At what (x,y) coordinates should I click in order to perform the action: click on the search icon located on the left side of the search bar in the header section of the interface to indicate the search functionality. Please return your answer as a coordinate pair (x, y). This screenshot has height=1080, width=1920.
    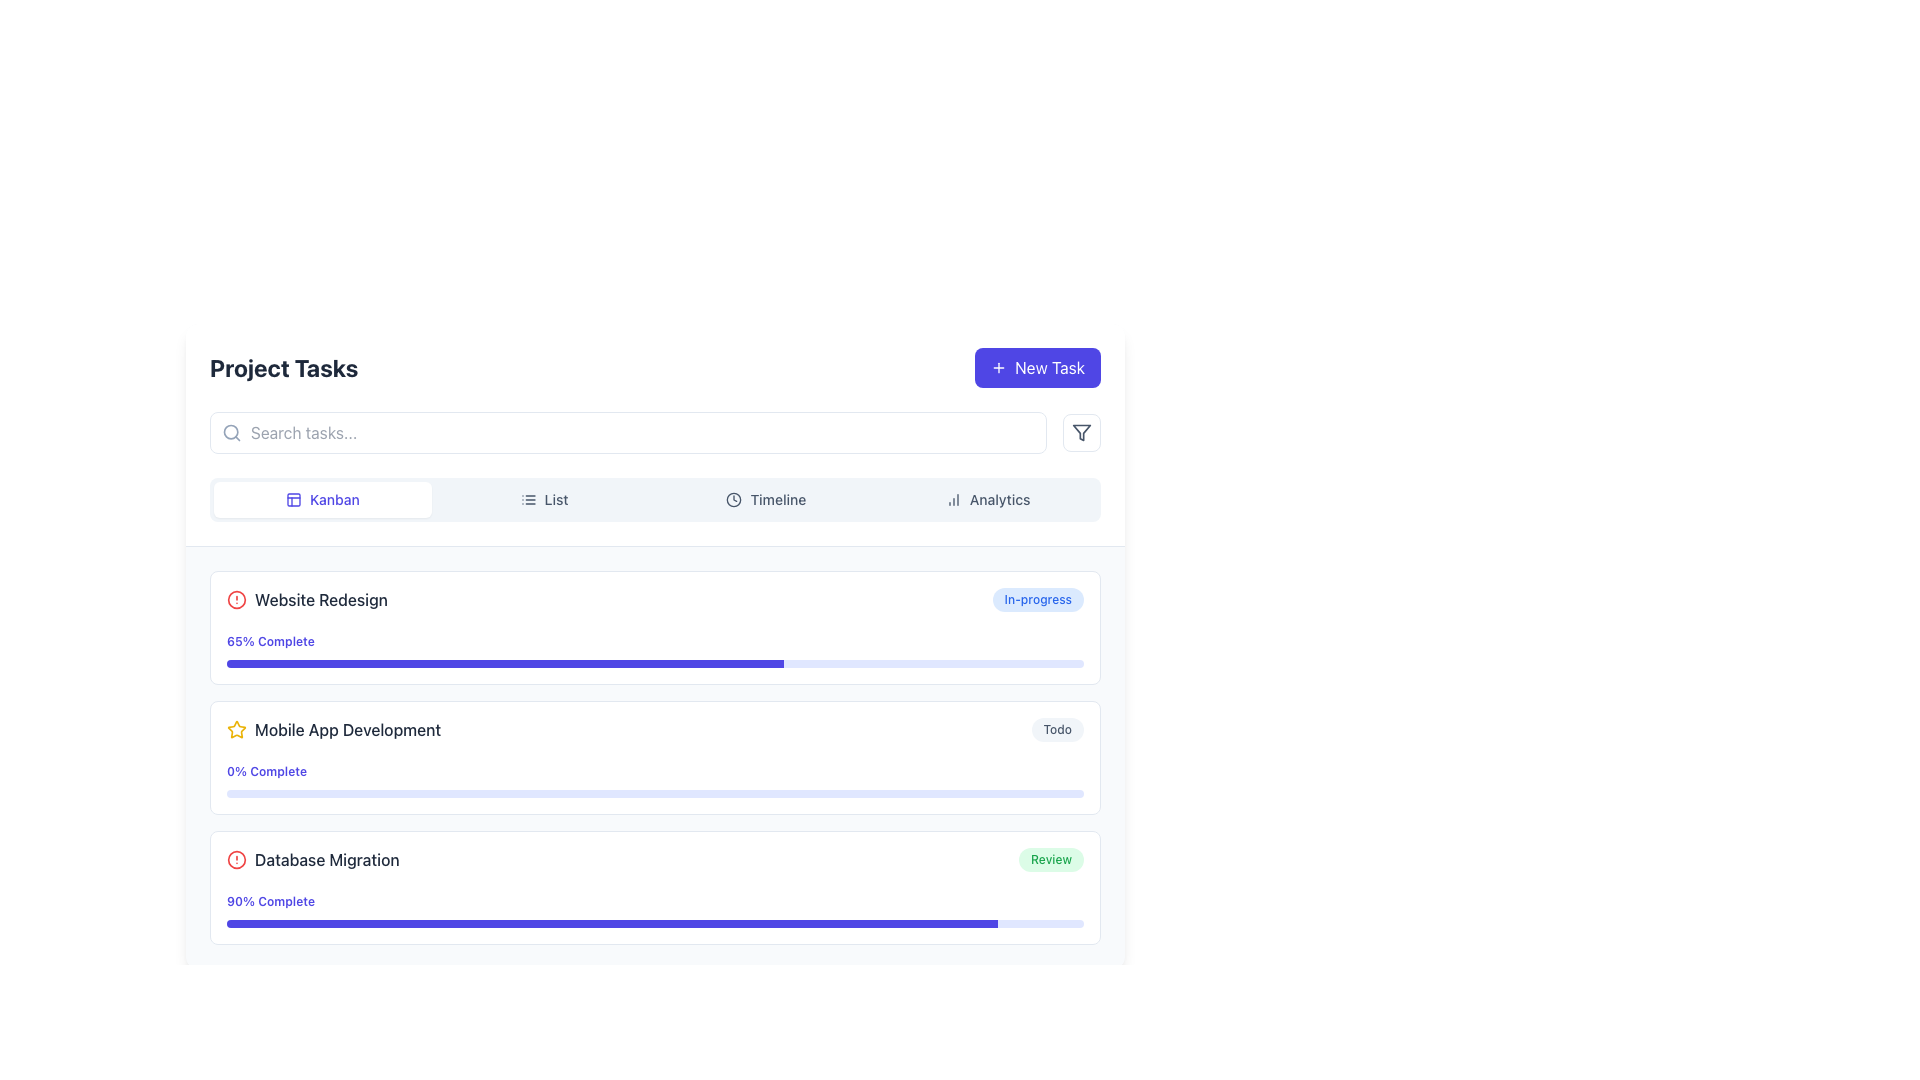
    Looking at the image, I should click on (231, 431).